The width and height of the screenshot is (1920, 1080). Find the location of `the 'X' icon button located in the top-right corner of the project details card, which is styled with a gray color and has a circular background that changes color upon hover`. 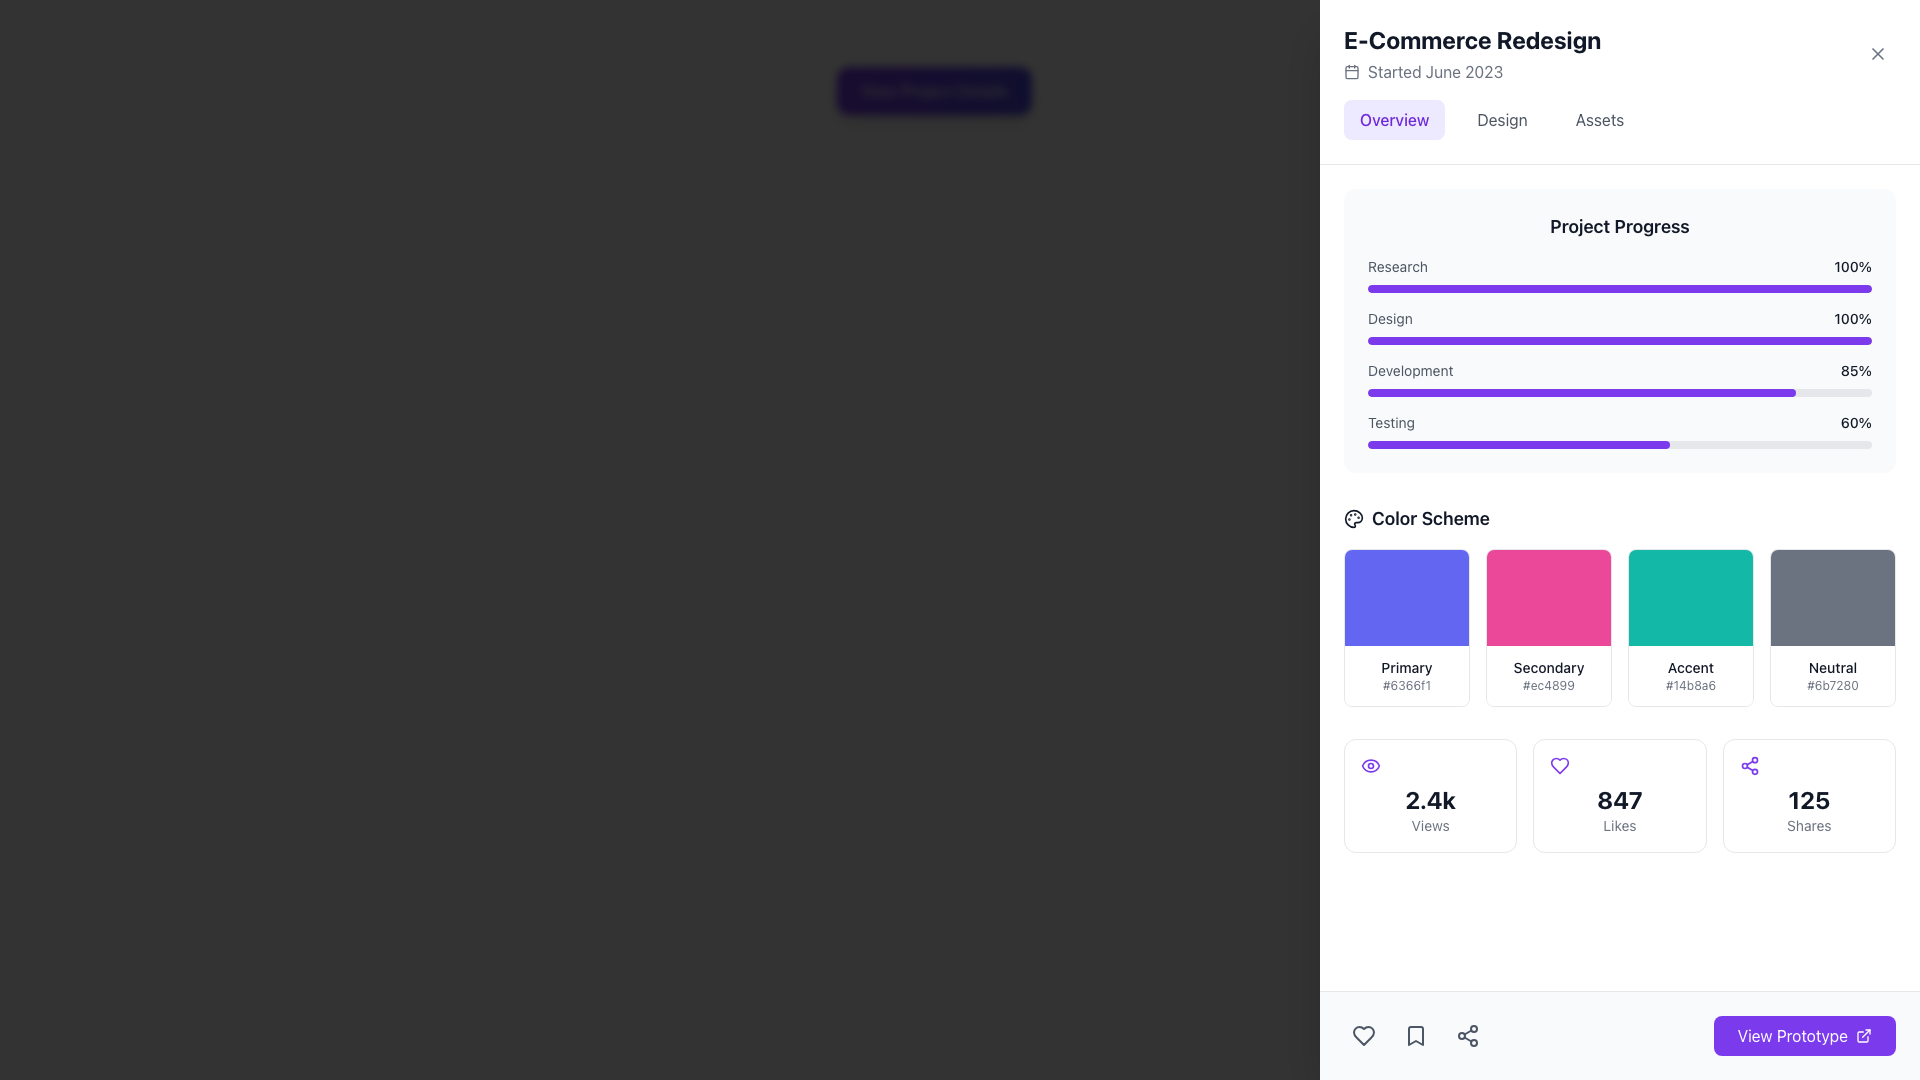

the 'X' icon button located in the top-right corner of the project details card, which is styled with a gray color and has a circular background that changes color upon hover is located at coordinates (1876, 53).